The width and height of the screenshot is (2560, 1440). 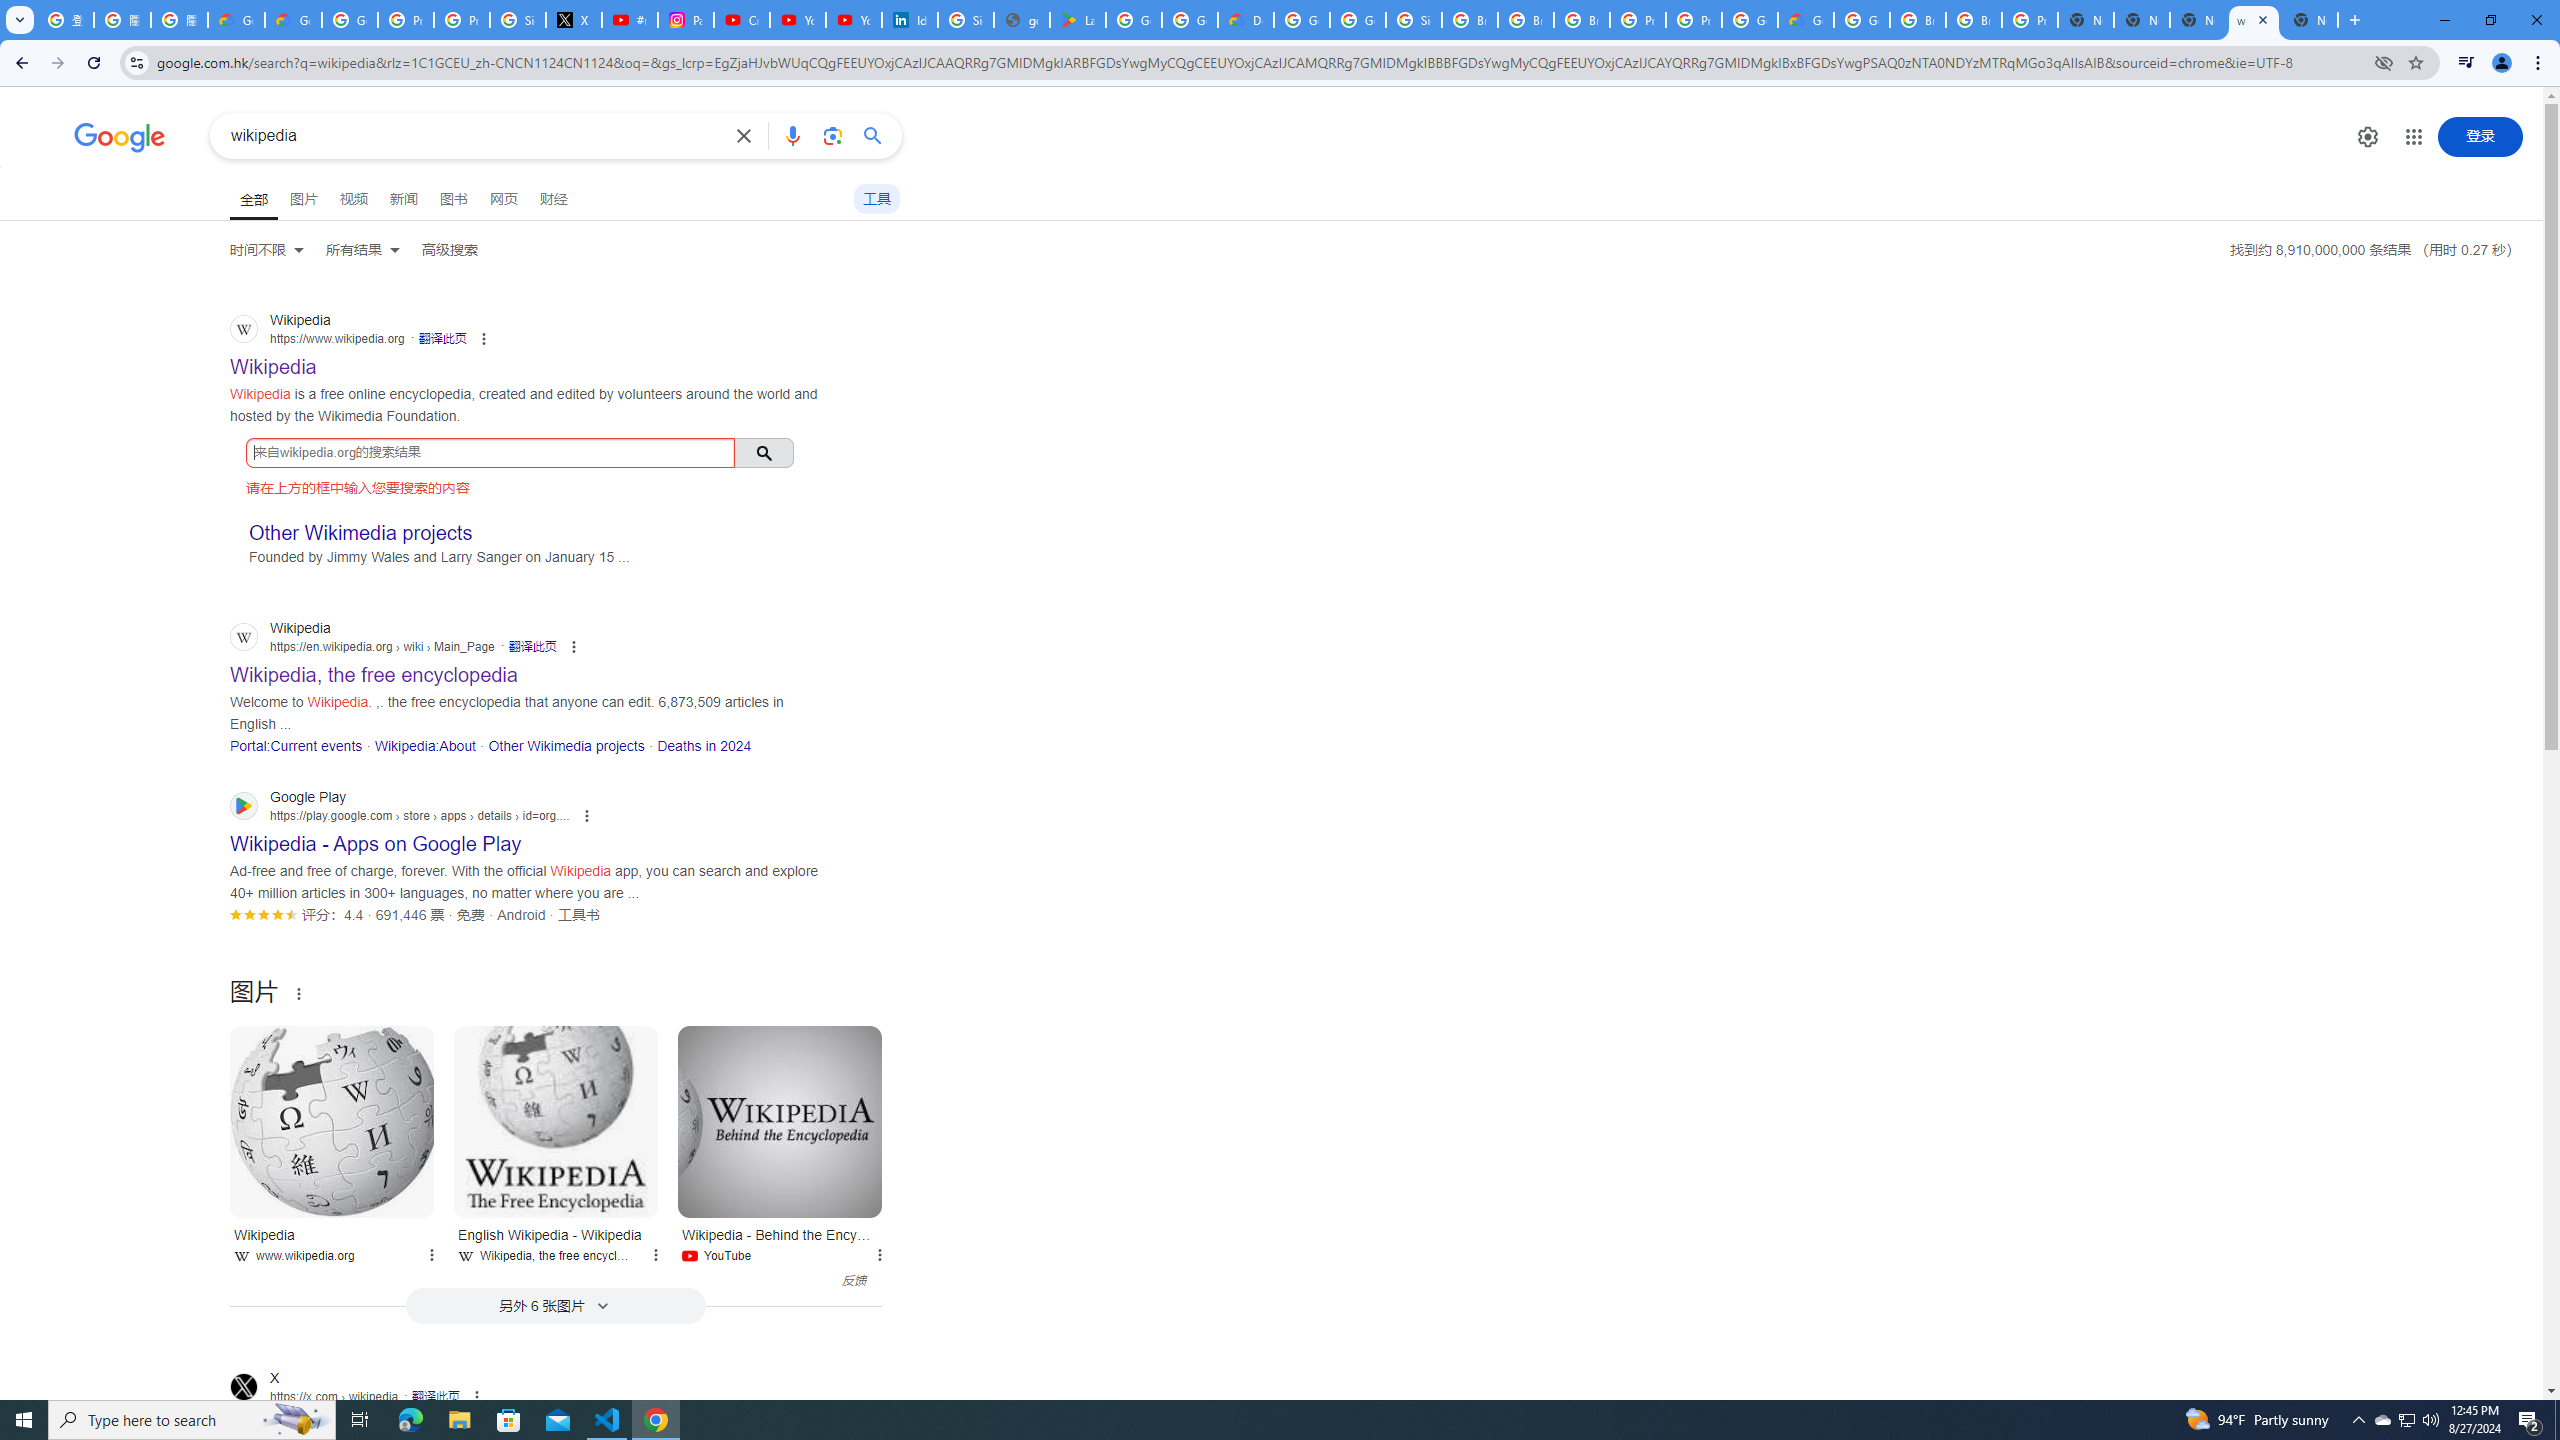 I want to click on 'Last Shelter: Survival - Apps on Google Play', so click(x=1079, y=19).